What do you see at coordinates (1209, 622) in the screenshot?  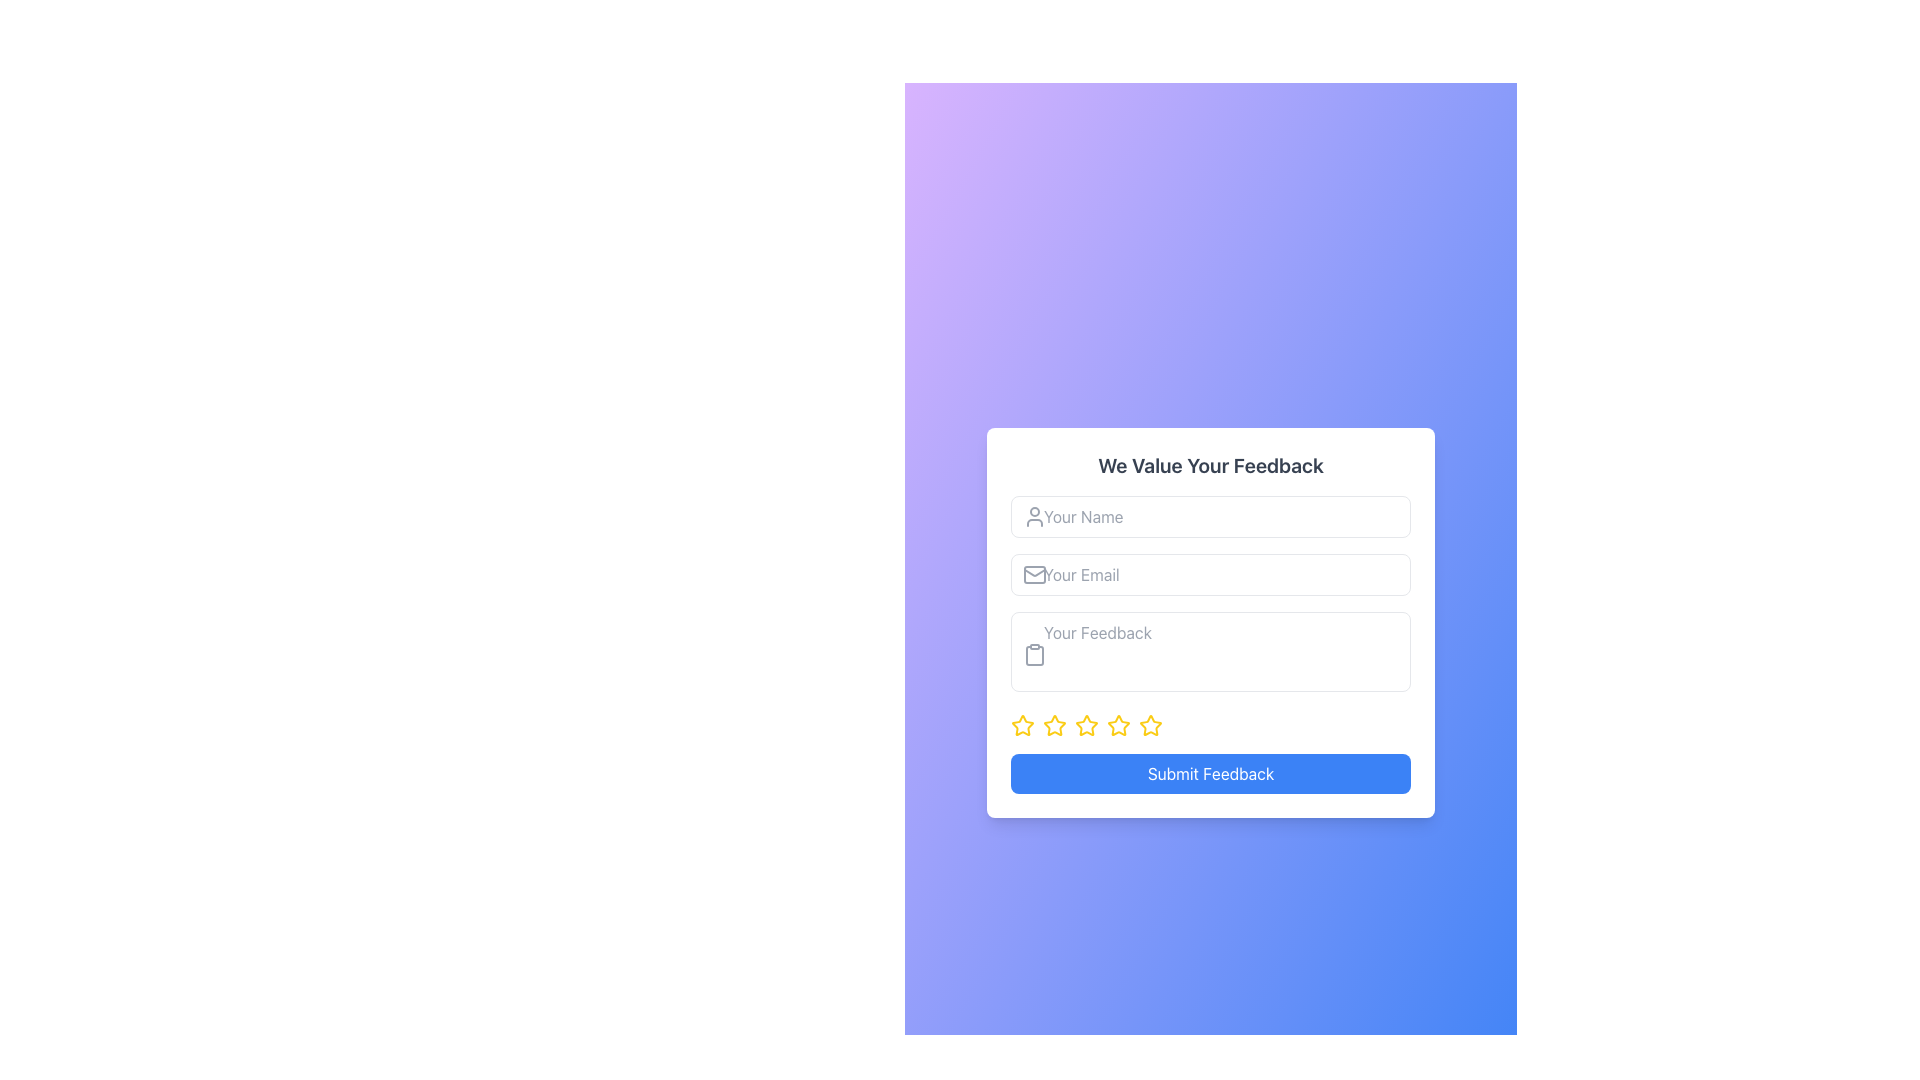 I see `in the input field of the card-style feedback form labeled 'We Value Your Feedback' to focus on it` at bounding box center [1209, 622].